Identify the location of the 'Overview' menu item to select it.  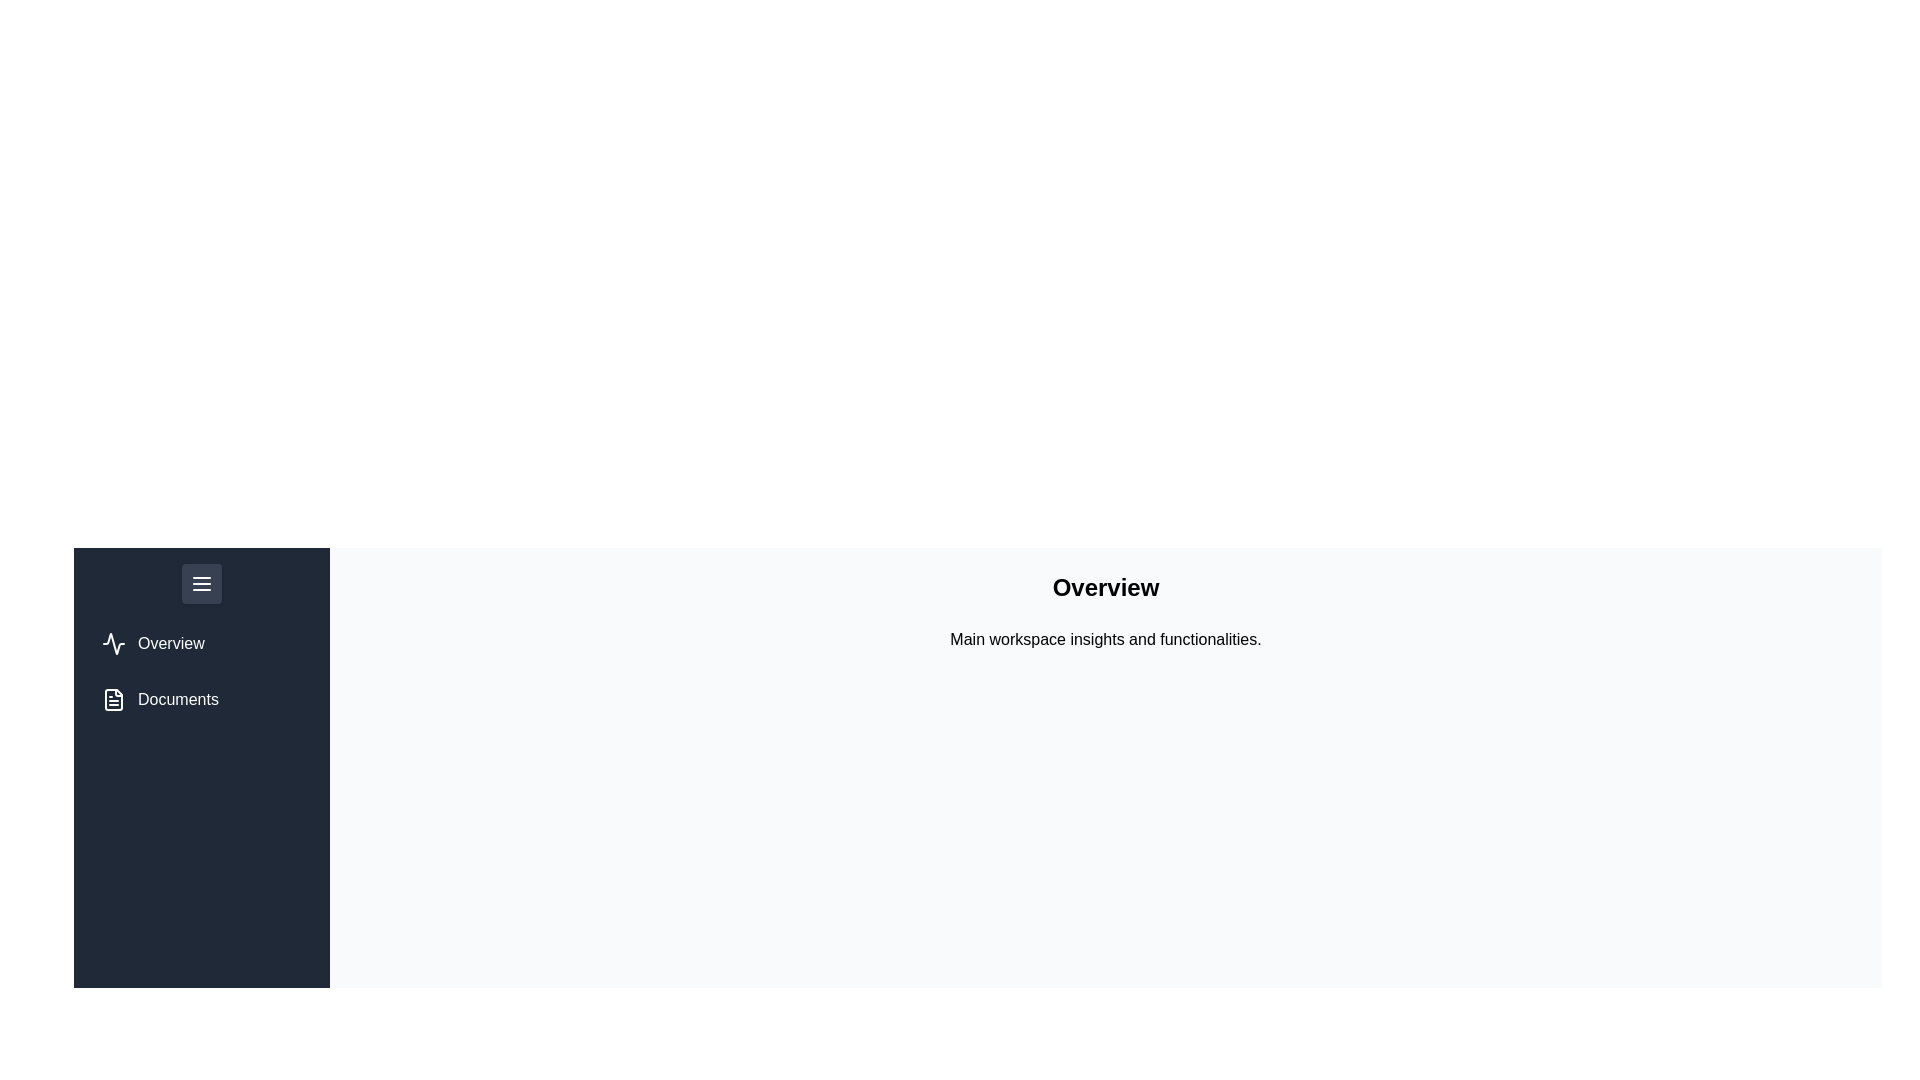
(152, 644).